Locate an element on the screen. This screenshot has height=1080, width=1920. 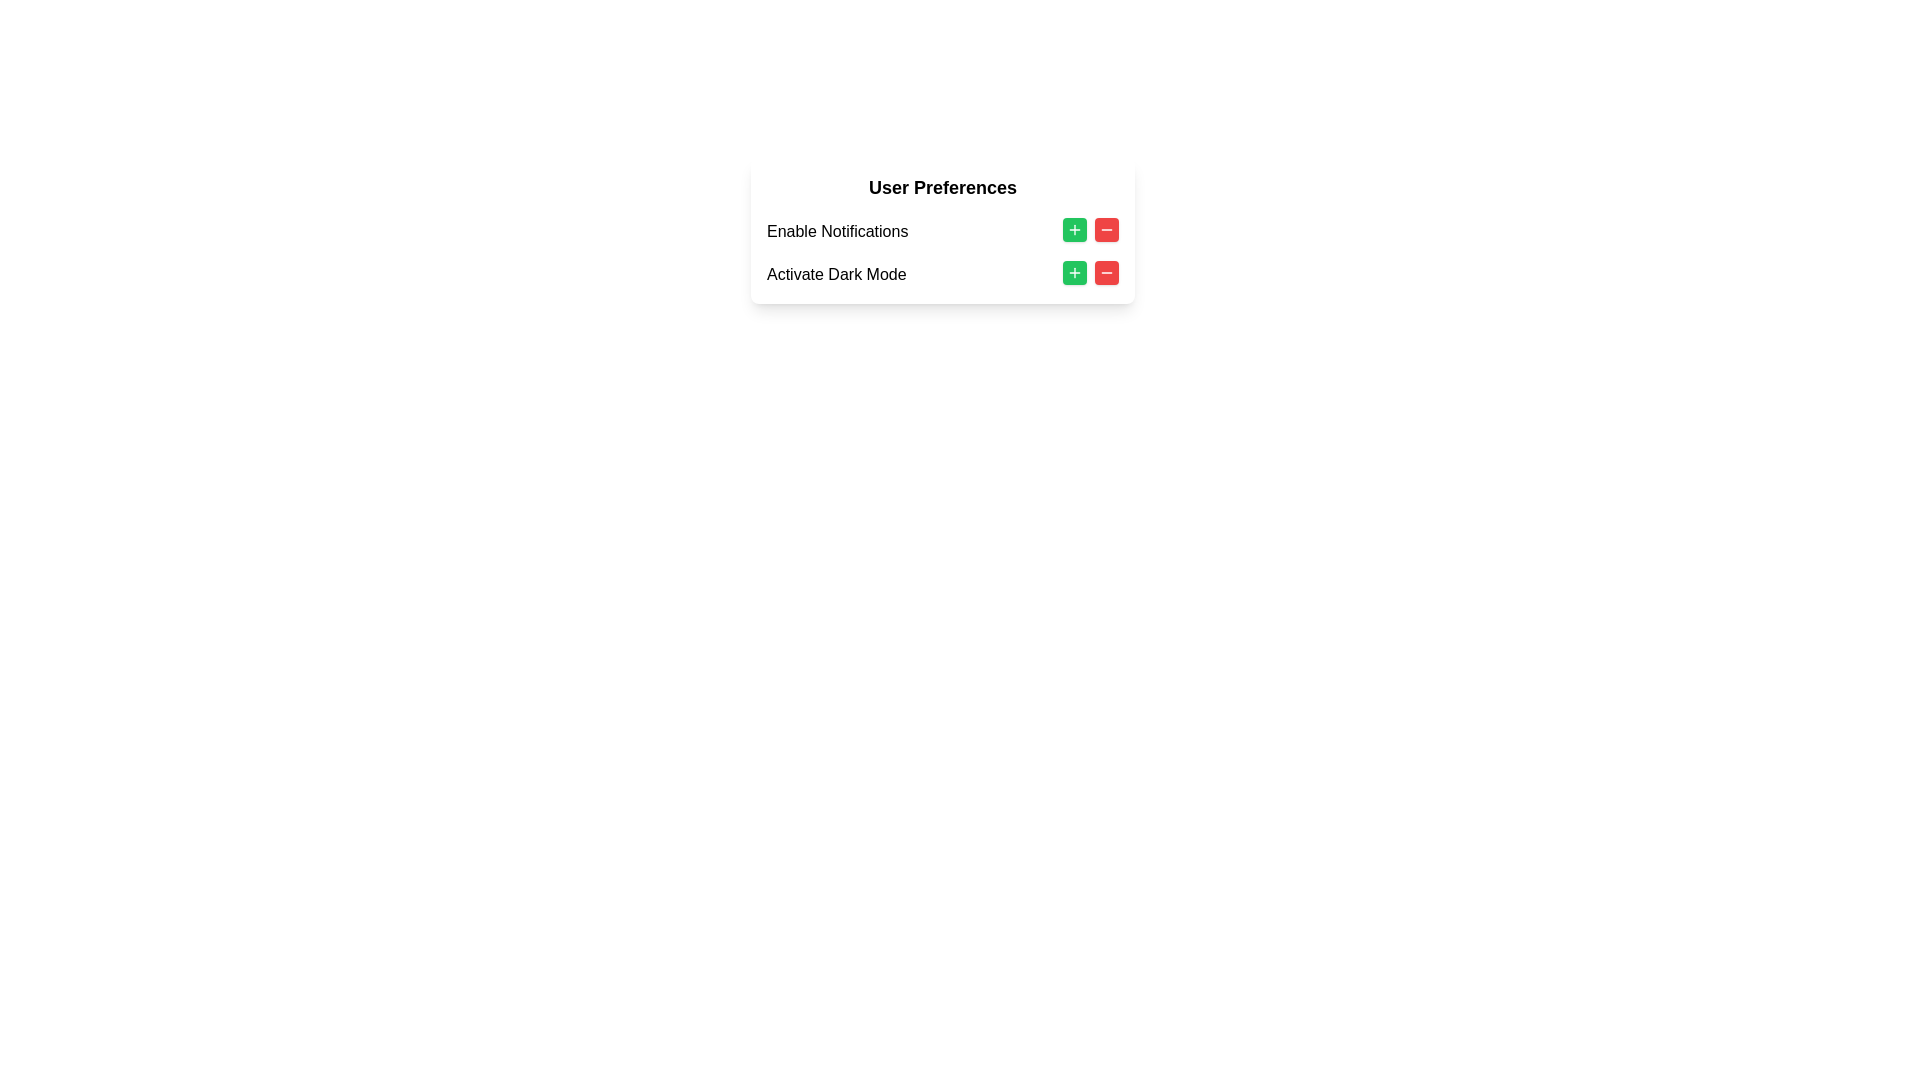
the small green button with a white plus icon located to the right of the 'Activate Dark Mode' label in the 'User Preferences' section is located at coordinates (1074, 273).